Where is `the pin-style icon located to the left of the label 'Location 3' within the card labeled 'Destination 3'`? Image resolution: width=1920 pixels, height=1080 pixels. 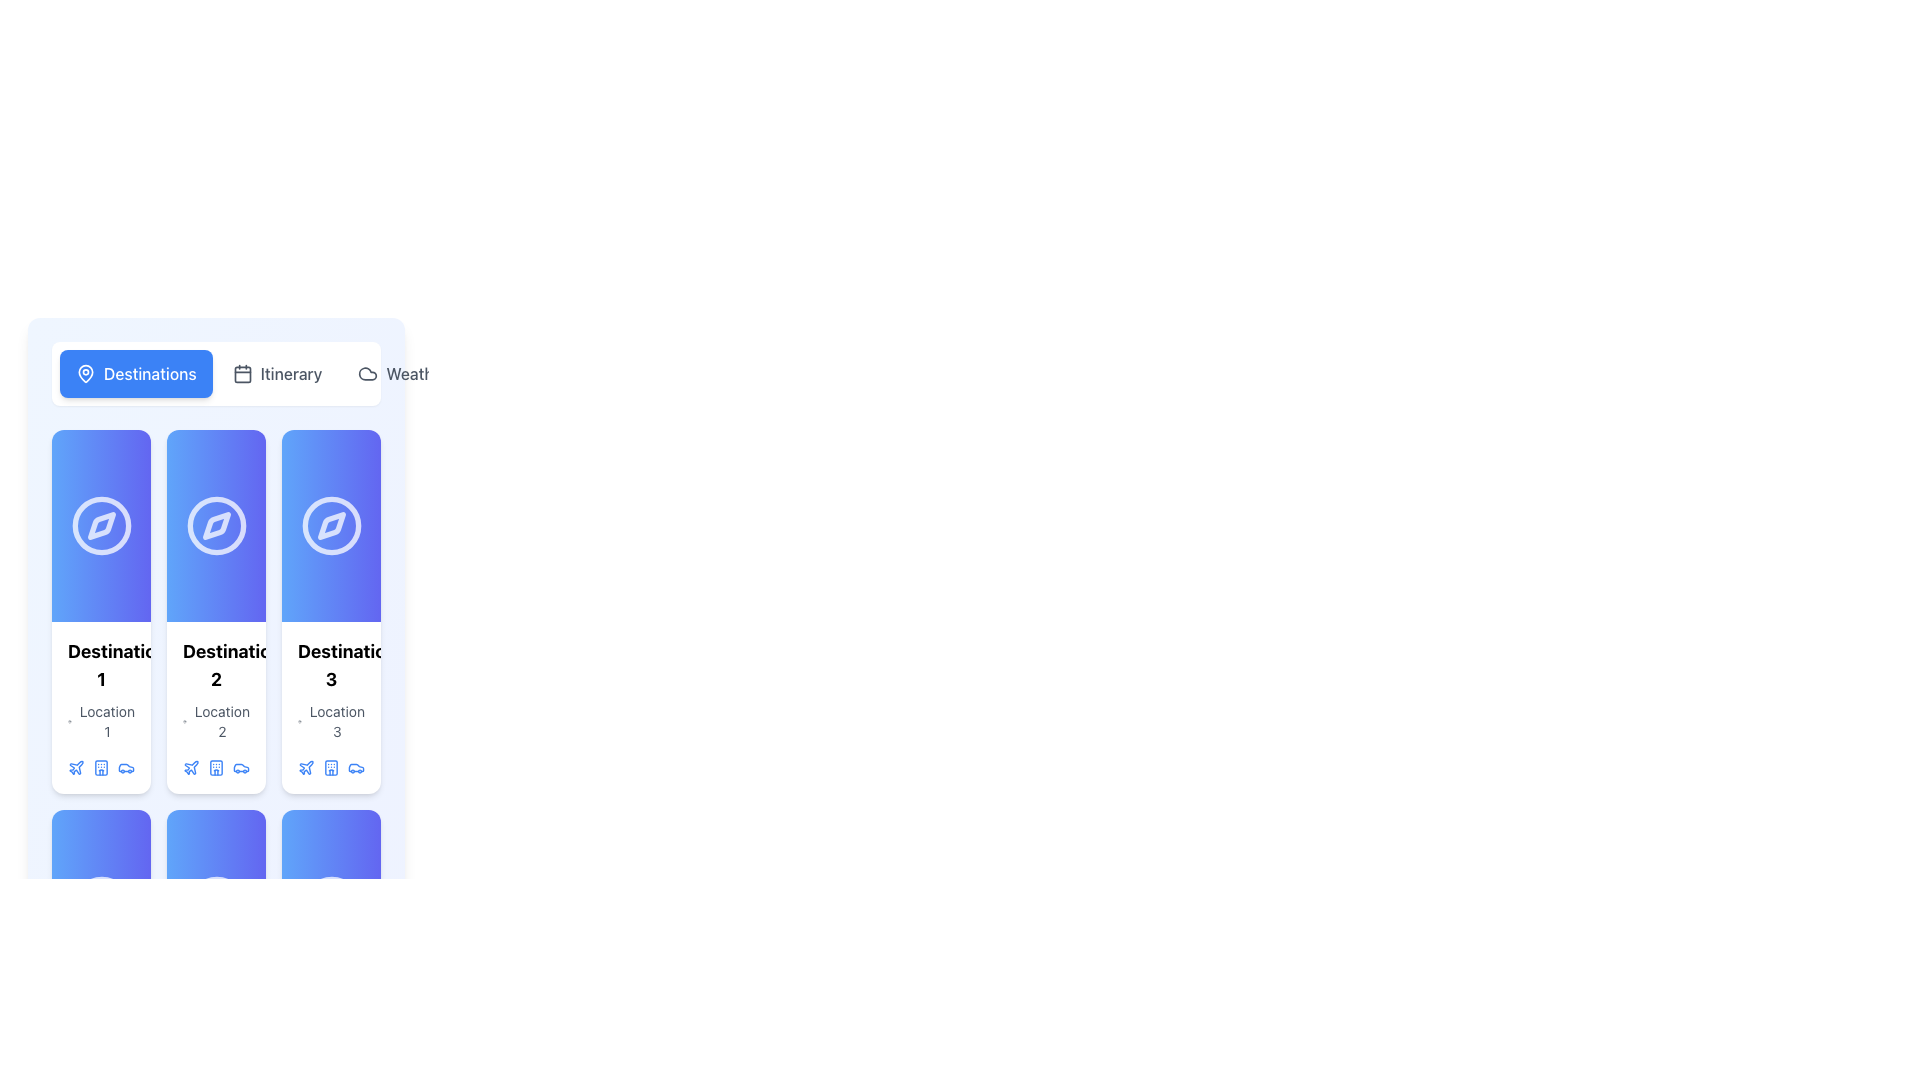 the pin-style icon located to the left of the label 'Location 3' within the card labeled 'Destination 3' is located at coordinates (298, 721).